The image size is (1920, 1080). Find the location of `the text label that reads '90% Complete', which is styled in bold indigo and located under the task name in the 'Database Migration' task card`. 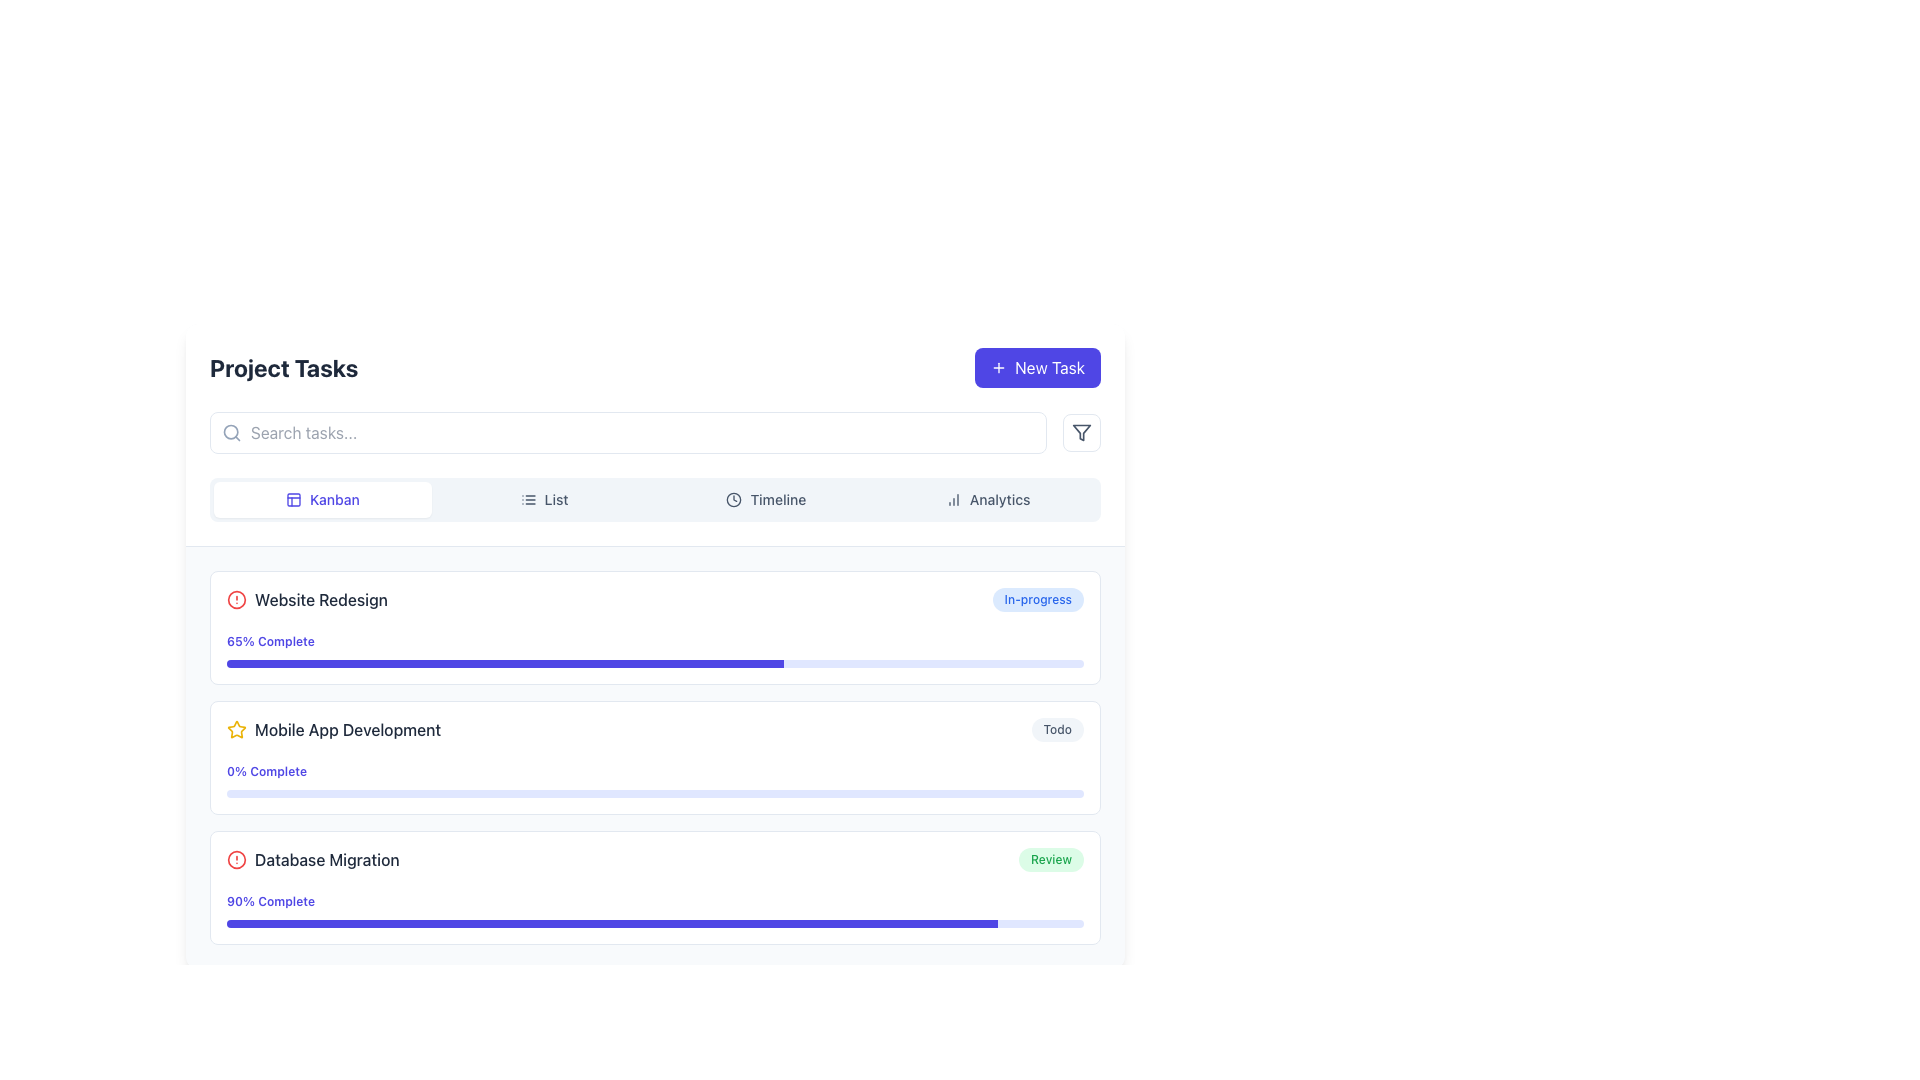

the text label that reads '90% Complete', which is styled in bold indigo and located under the task name in the 'Database Migration' task card is located at coordinates (270, 898).